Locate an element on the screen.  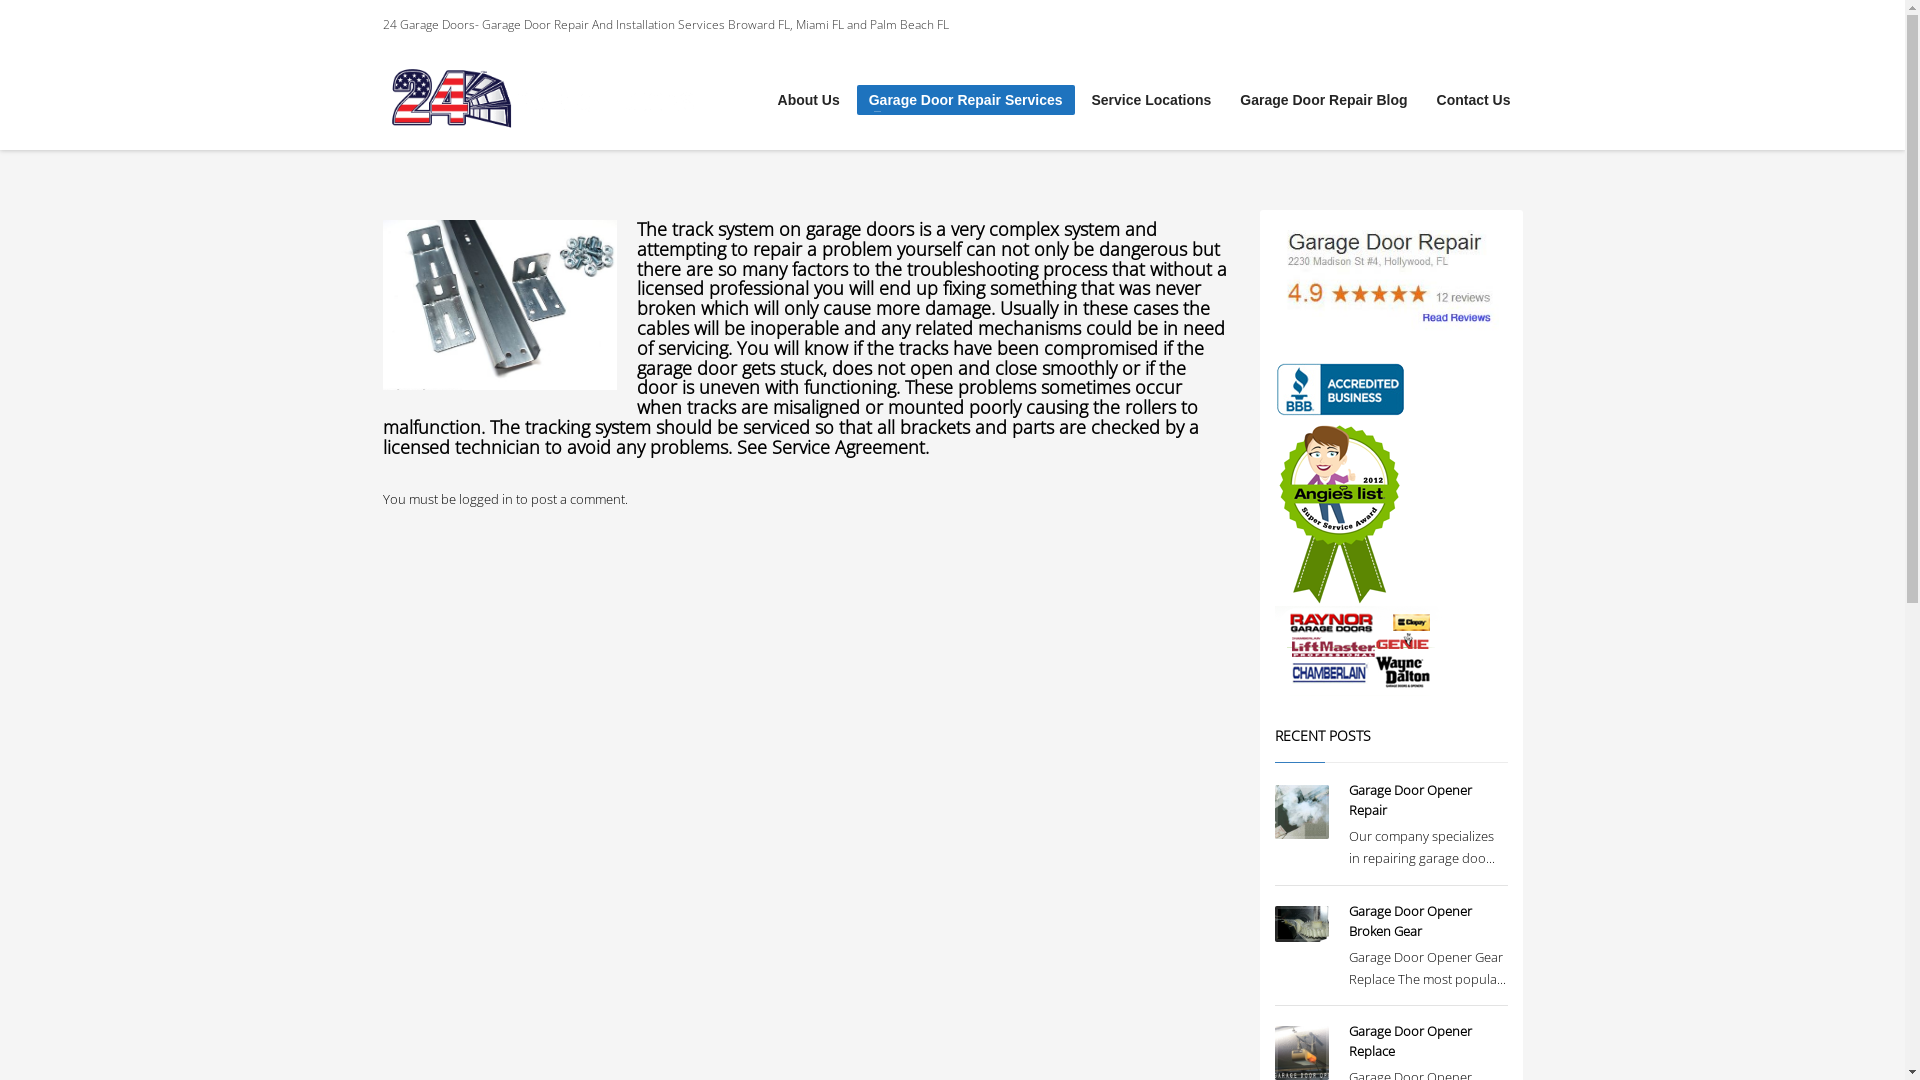
'Contact Us' is located at coordinates (1473, 100).